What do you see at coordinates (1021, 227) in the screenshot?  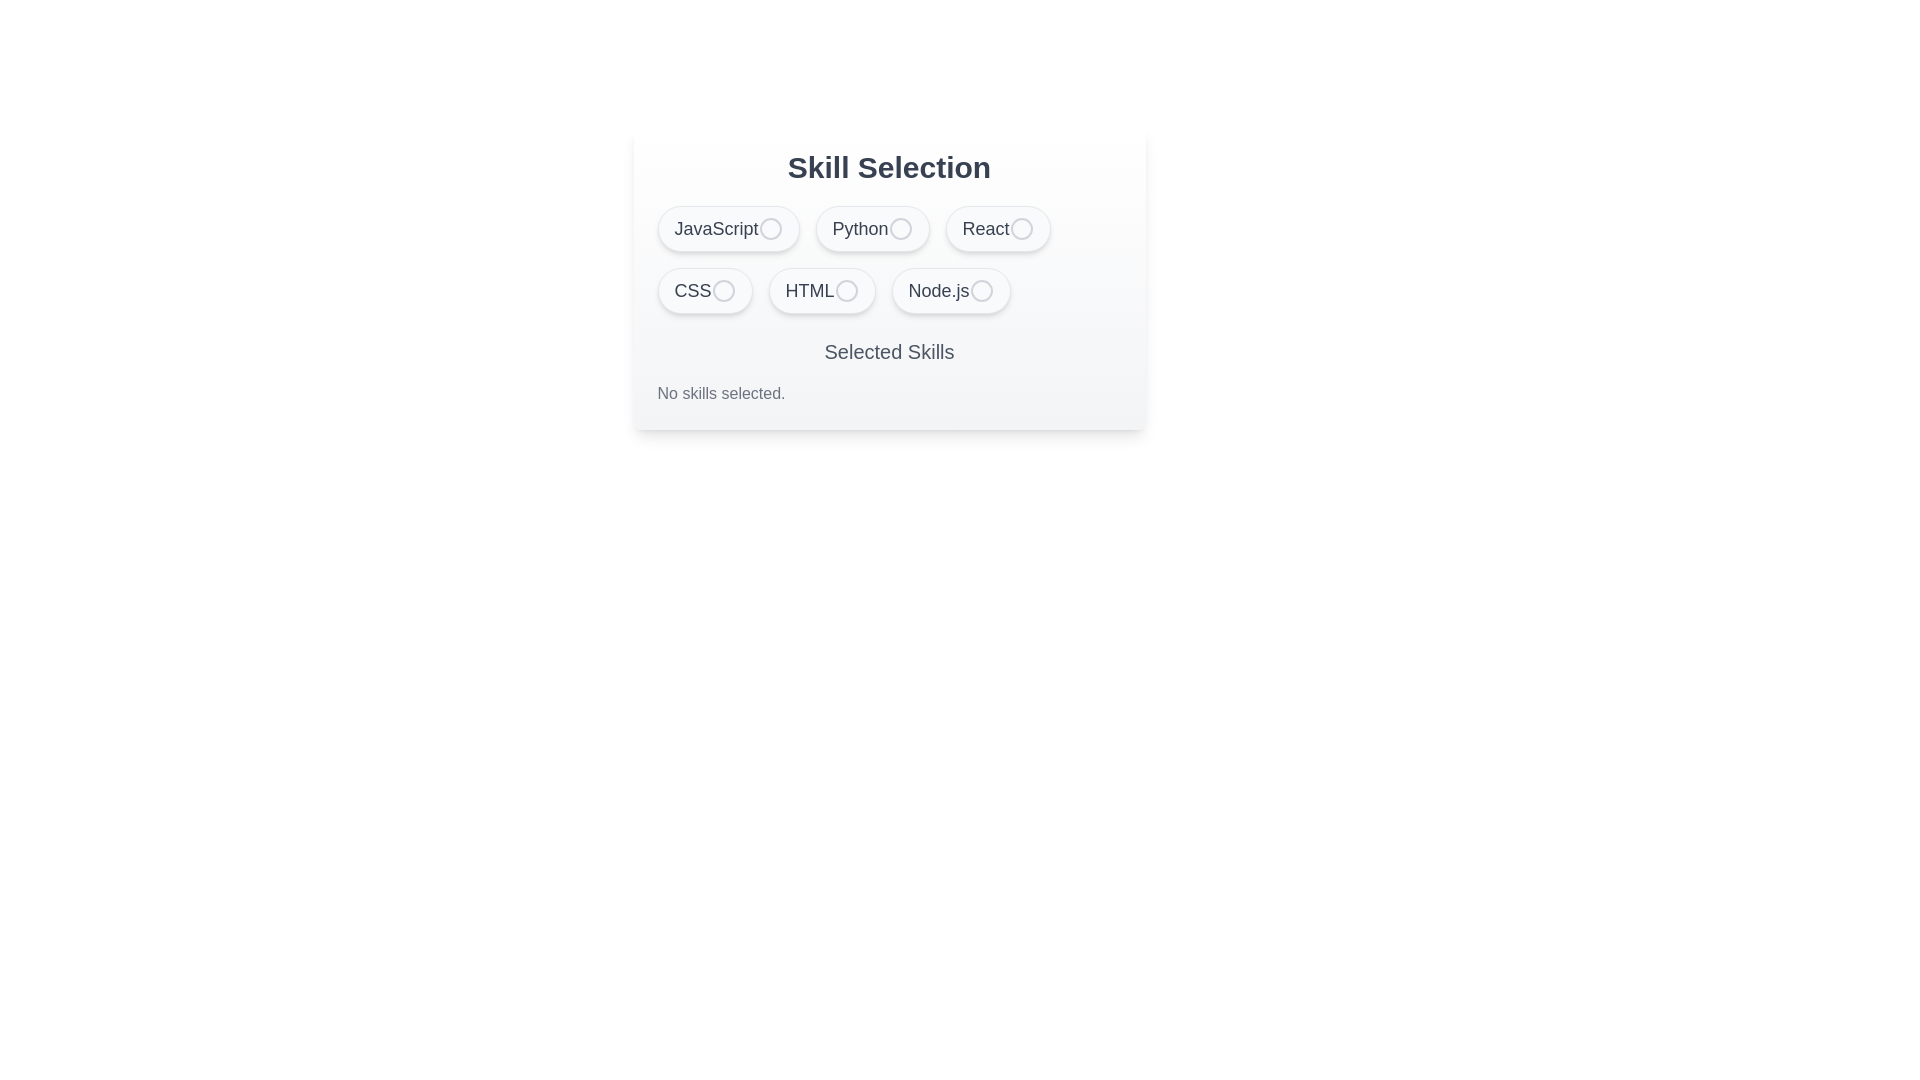 I see `the radio button indicating the 'React' skill, which is the third circular selection in the Skill Selection interface` at bounding box center [1021, 227].